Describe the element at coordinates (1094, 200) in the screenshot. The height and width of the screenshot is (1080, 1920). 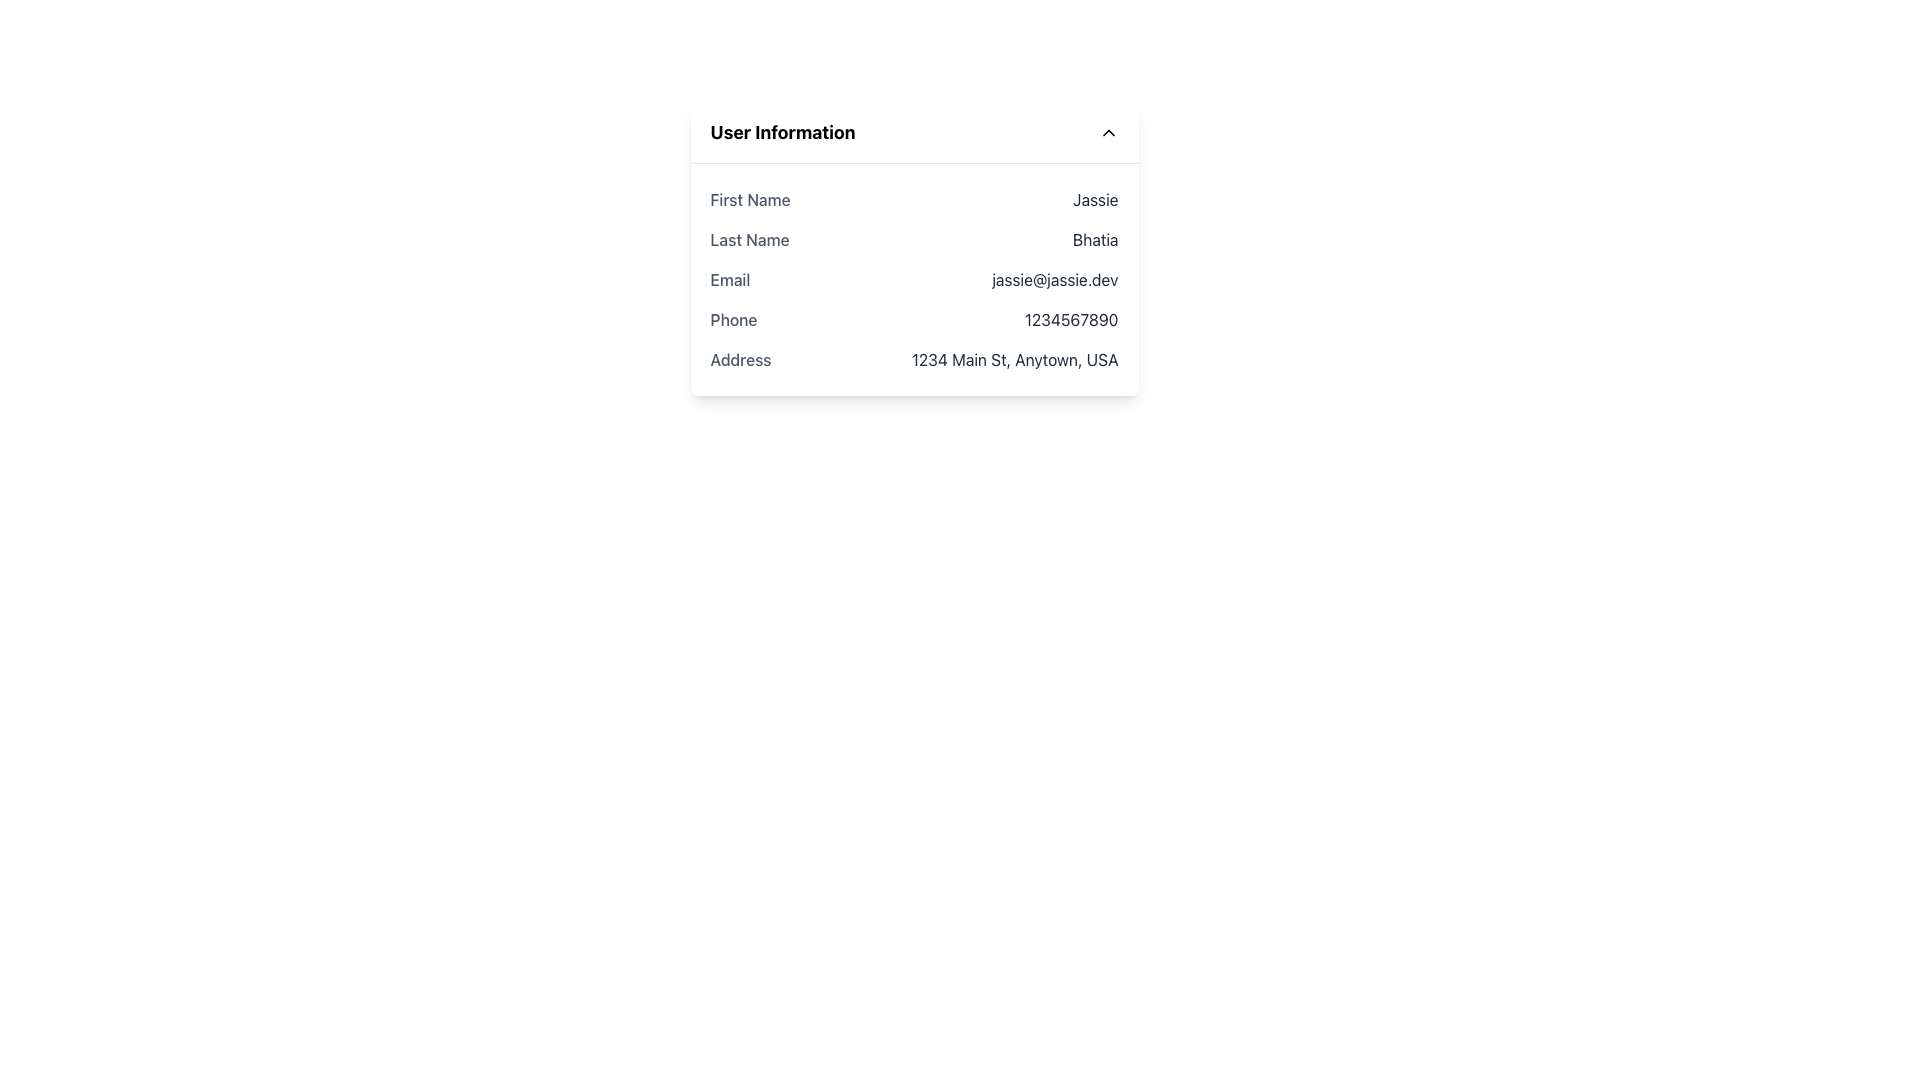
I see `the text label displaying the name 'Jassie' in bold, dark gray font, aligned to the right of the 'First Name' label within the user details card interface` at that location.